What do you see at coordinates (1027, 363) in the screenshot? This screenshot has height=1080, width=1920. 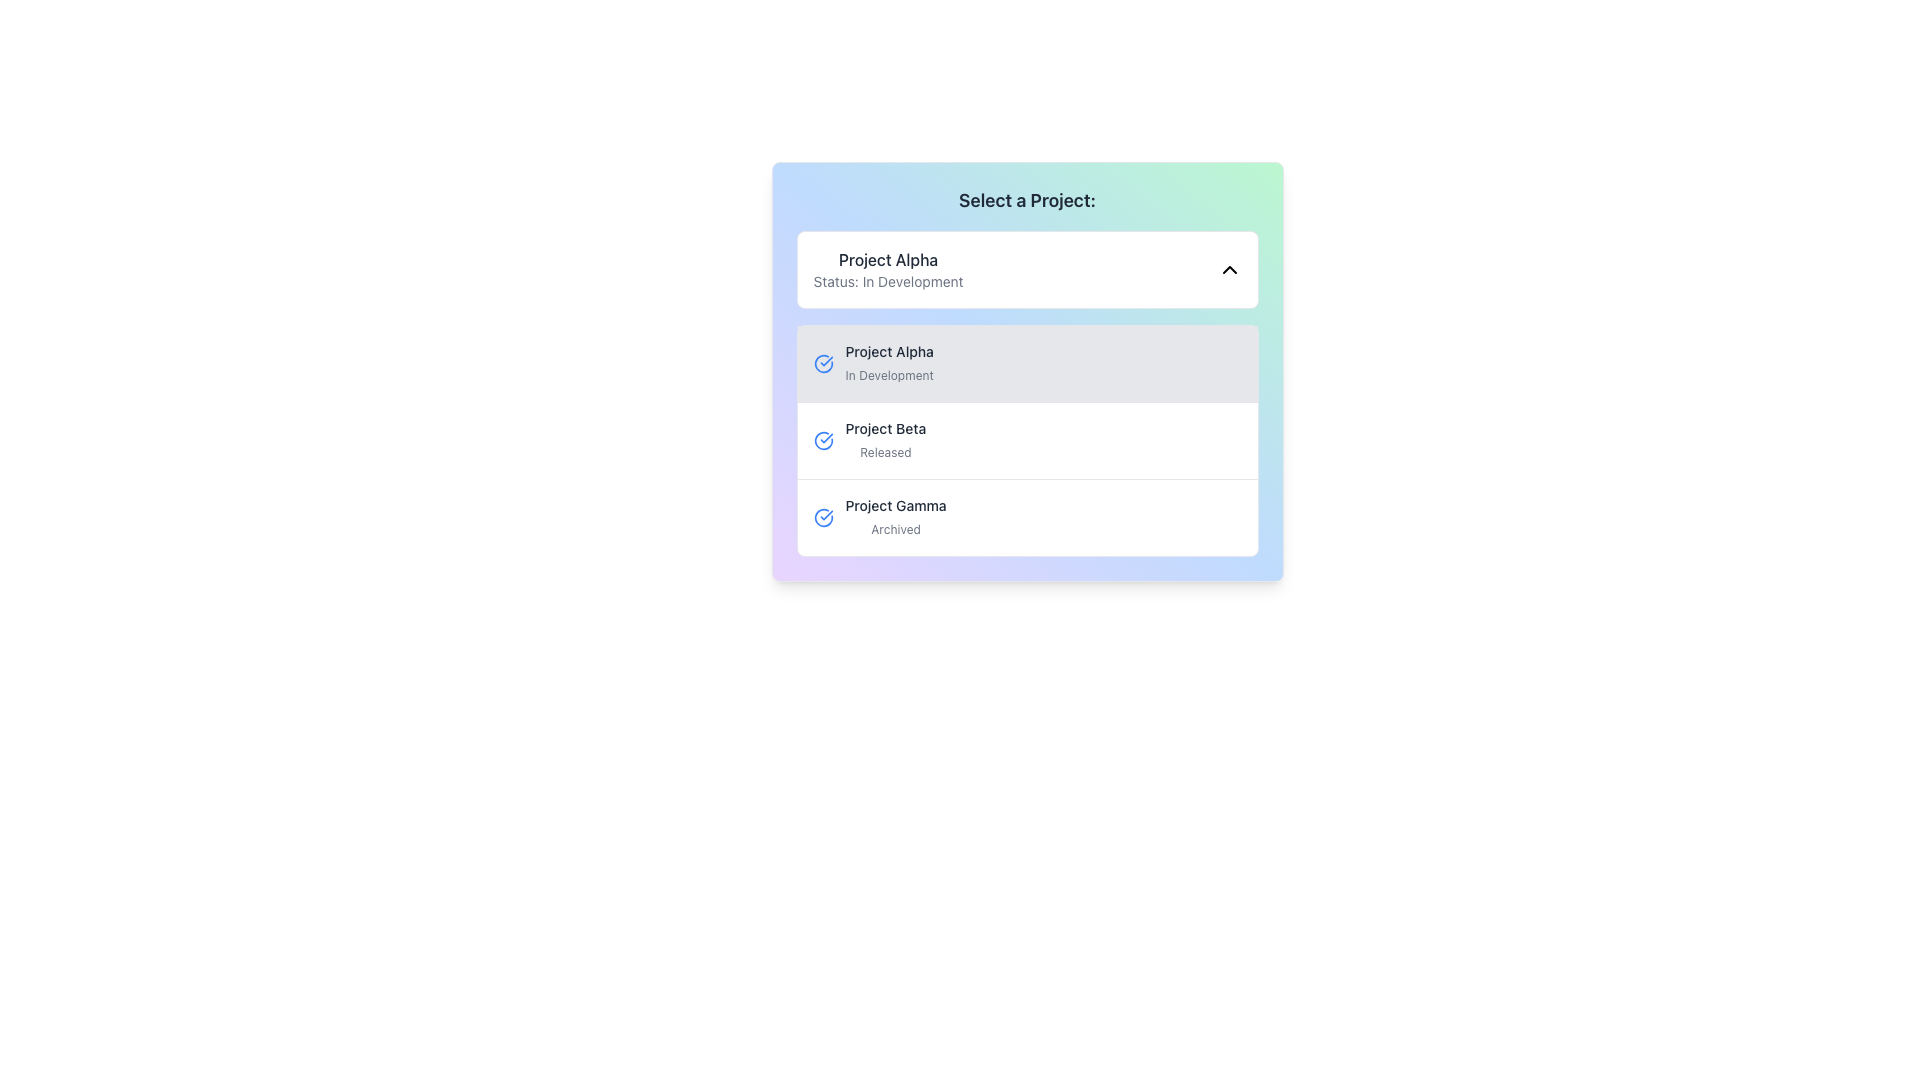 I see `the clickable list item labeled 'Project Alpha' which has a blue circular icon with a checkmark and two lines of text, from its current position` at bounding box center [1027, 363].